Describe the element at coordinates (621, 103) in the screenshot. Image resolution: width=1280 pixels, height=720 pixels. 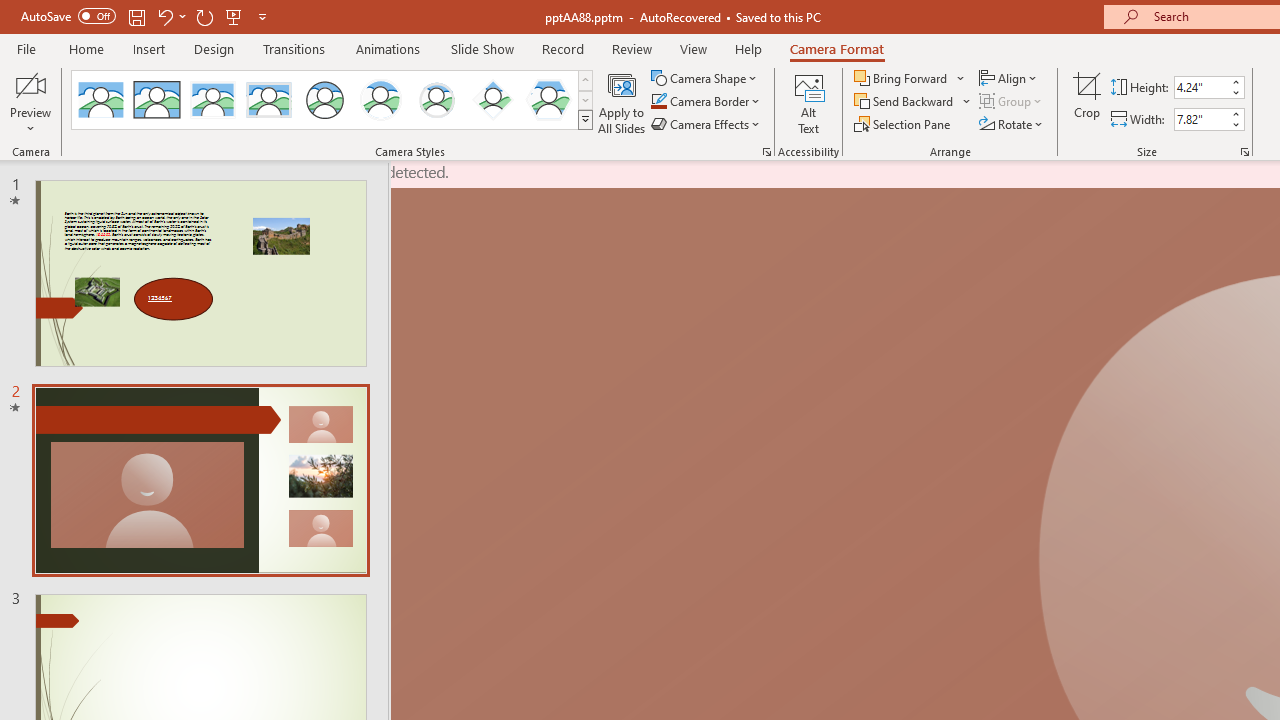
I see `'Apply to All Slides'` at that location.